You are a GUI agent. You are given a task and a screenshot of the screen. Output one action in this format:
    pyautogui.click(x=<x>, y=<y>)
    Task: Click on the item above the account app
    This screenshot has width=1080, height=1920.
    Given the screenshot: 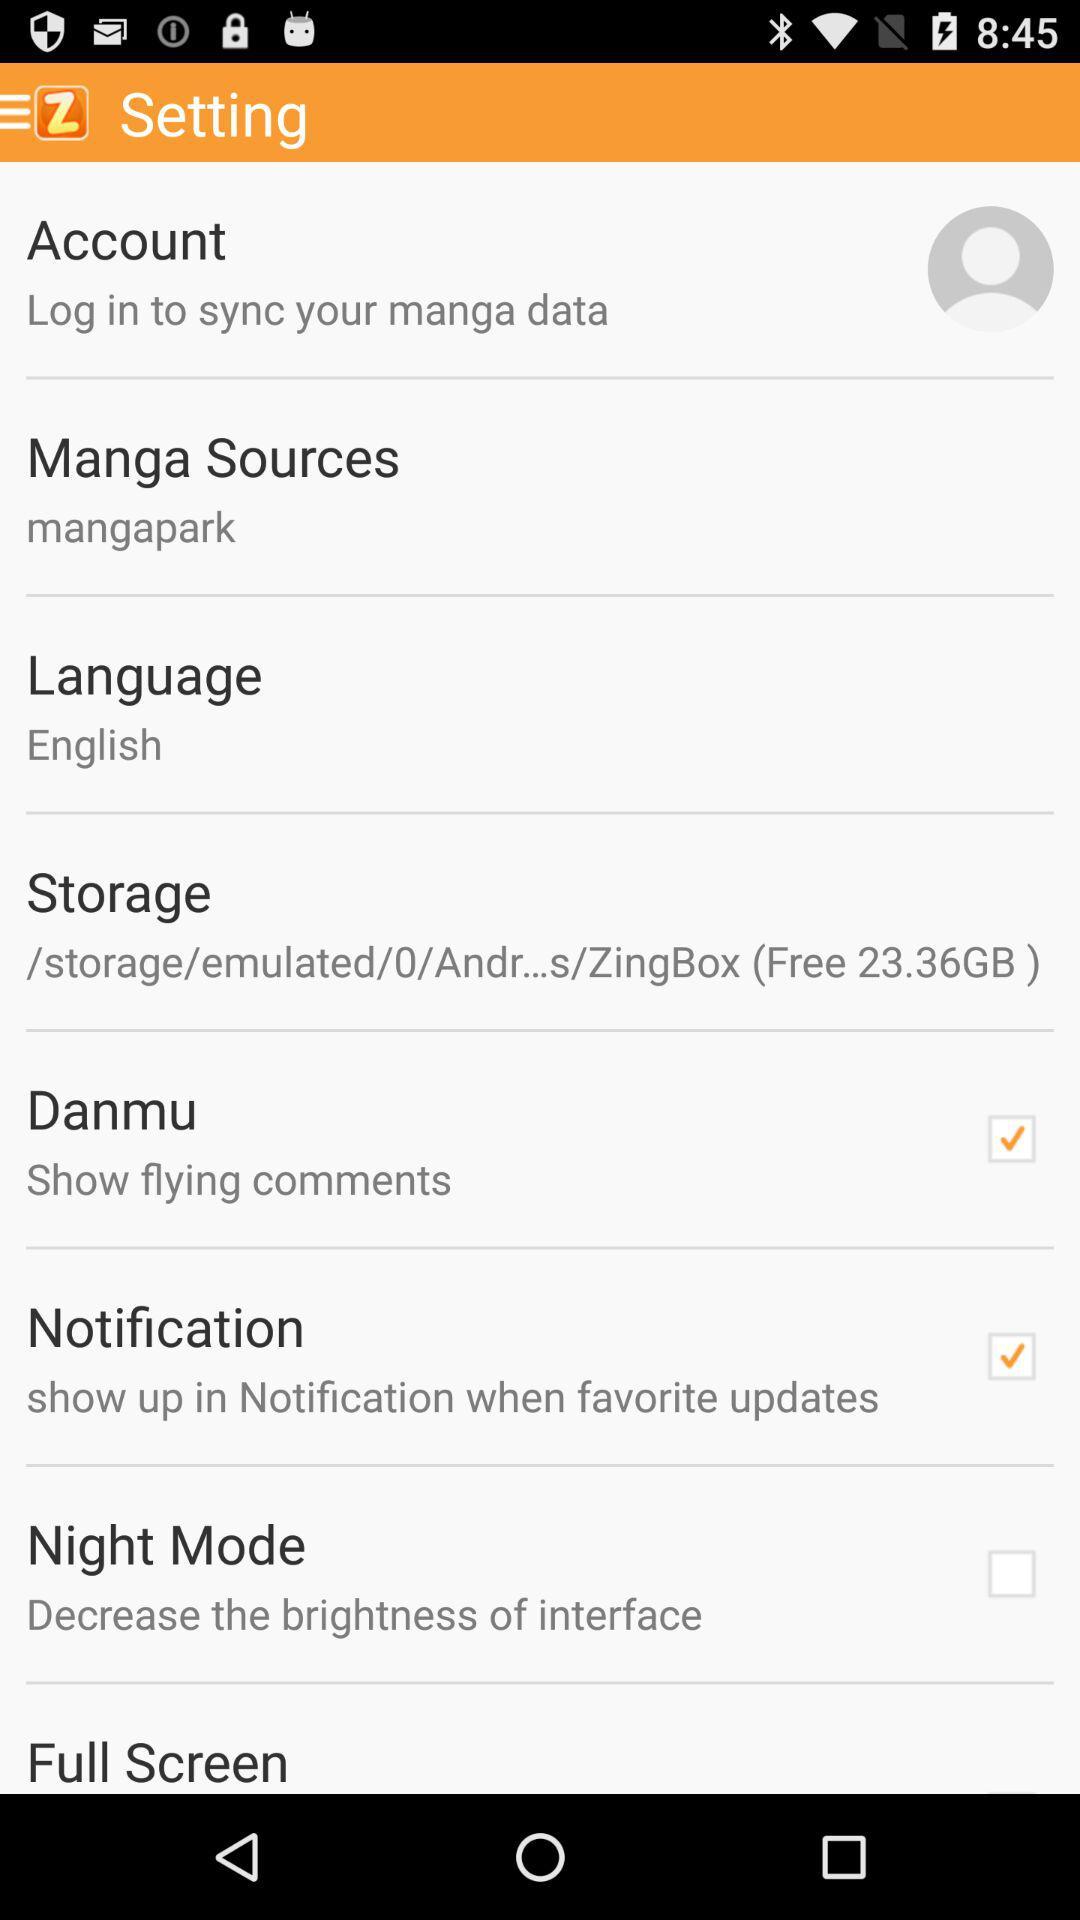 What is the action you would take?
    pyautogui.click(x=591, y=111)
    